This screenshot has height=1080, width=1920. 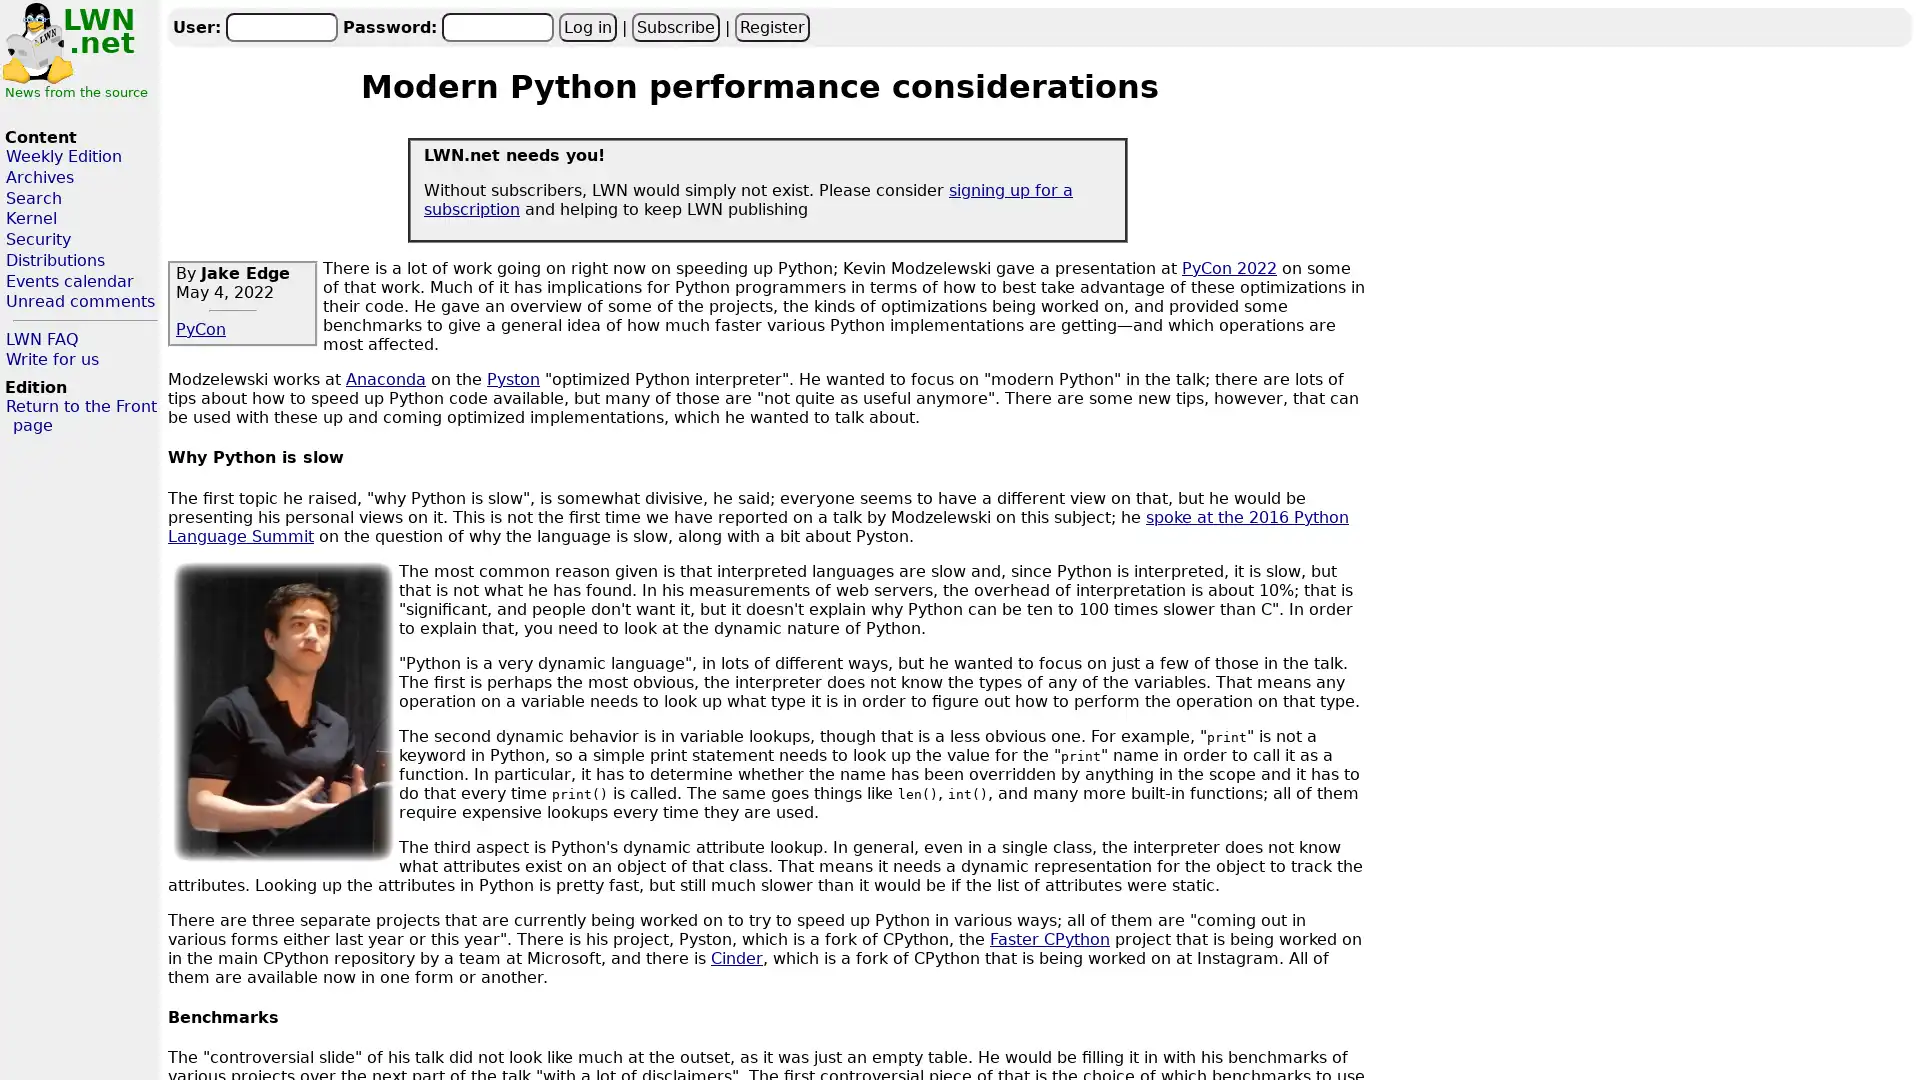 What do you see at coordinates (585, 26) in the screenshot?
I see `Log in` at bounding box center [585, 26].